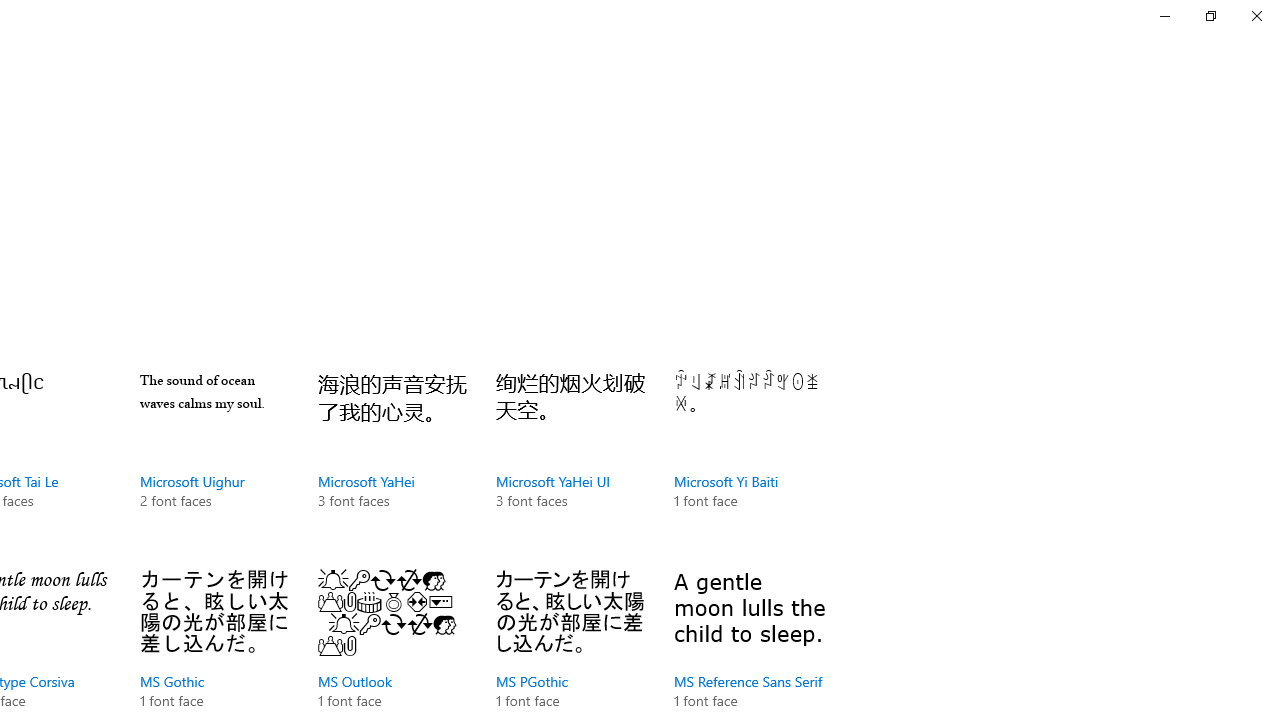  I want to click on 'Microsoft YaHei, 3 font faces', so click(392, 460).